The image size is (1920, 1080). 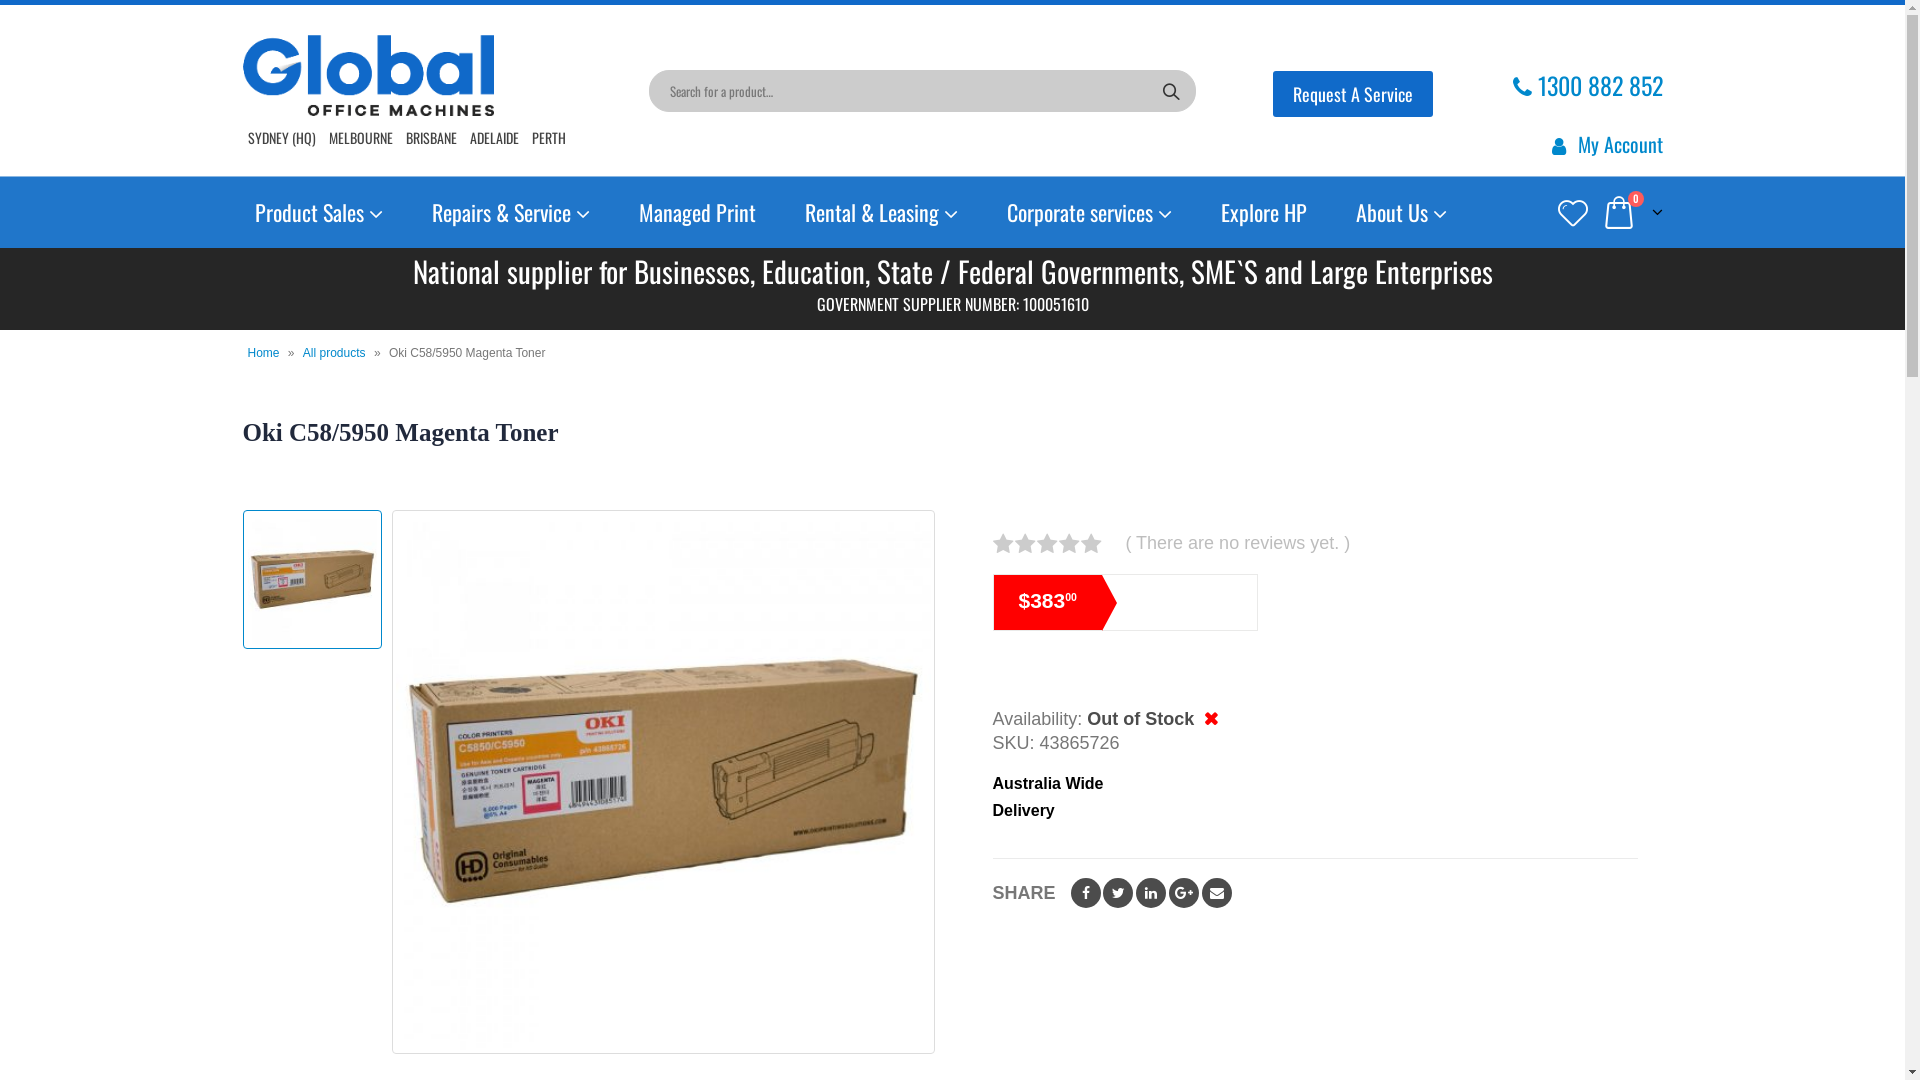 What do you see at coordinates (548, 136) in the screenshot?
I see `'PERTH'` at bounding box center [548, 136].